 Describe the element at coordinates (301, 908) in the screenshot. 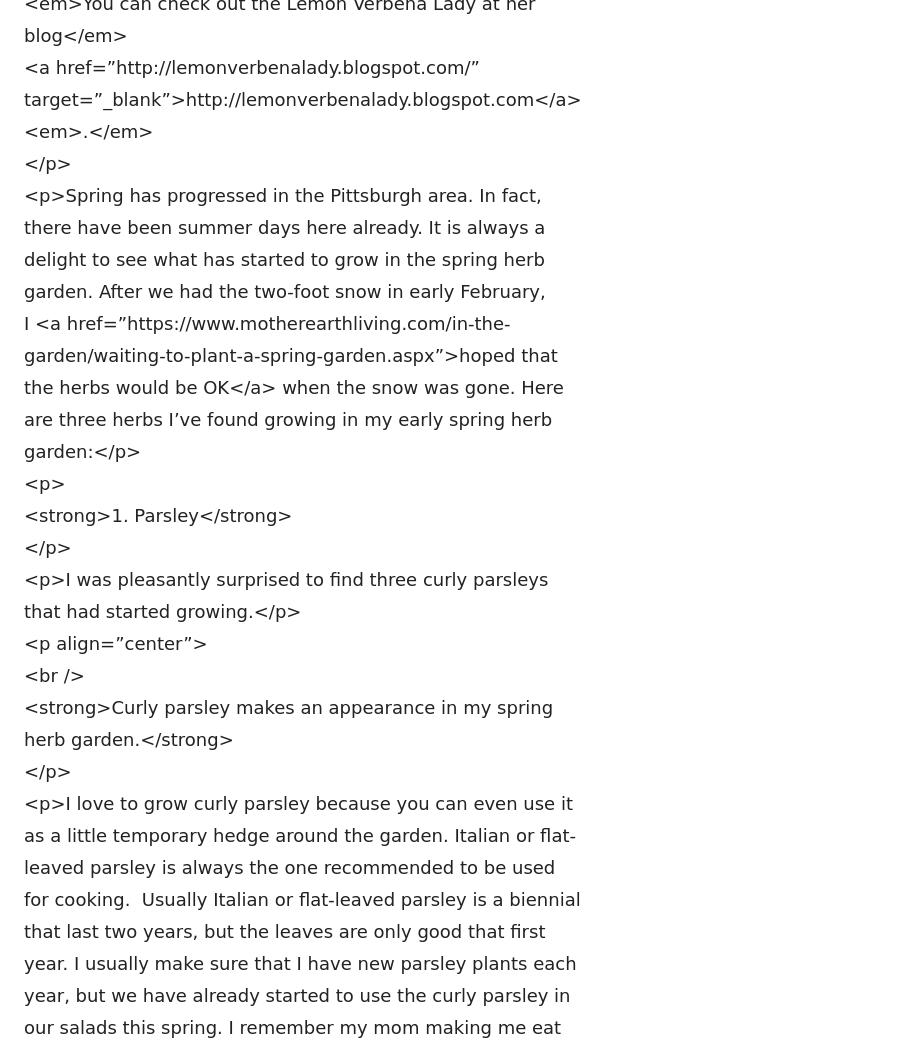

I see `'No recommended products to display for this article.'` at that location.